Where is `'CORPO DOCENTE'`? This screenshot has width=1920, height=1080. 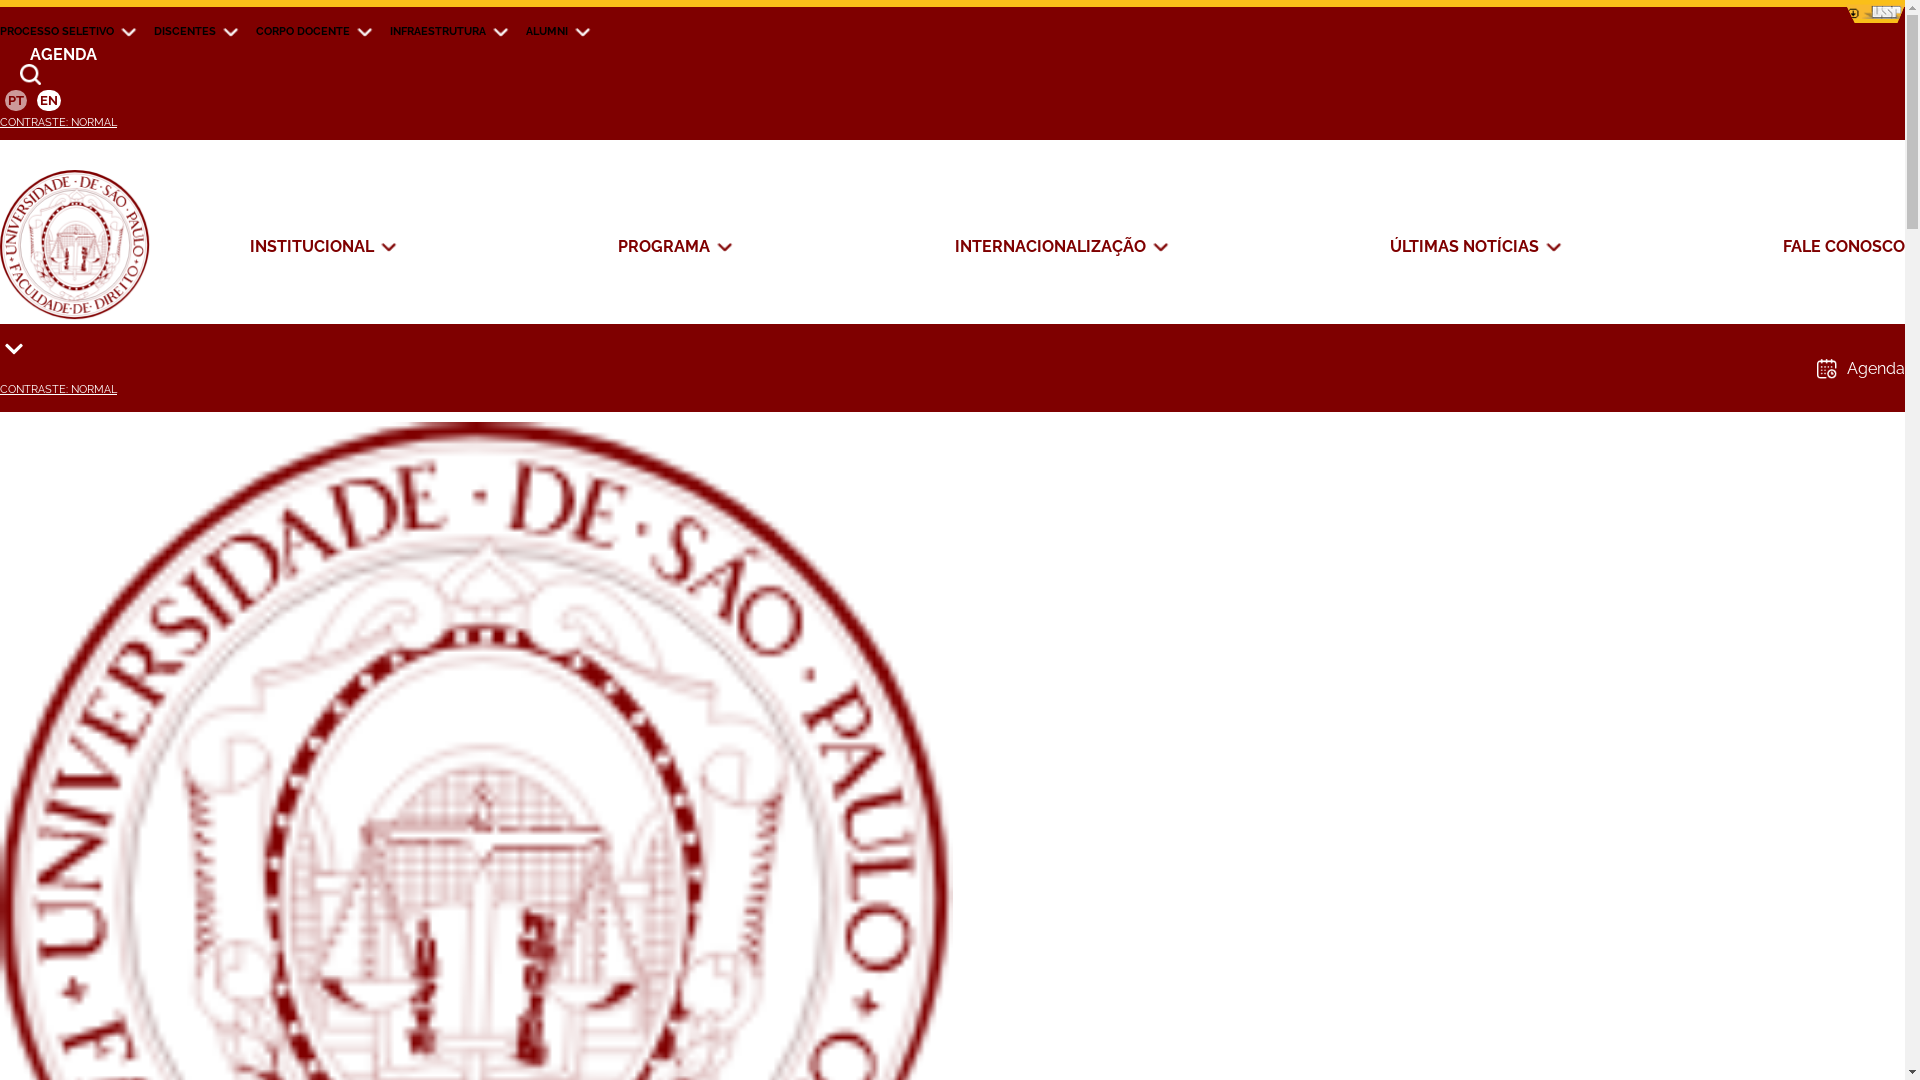
'CORPO DOCENTE' is located at coordinates (254, 30).